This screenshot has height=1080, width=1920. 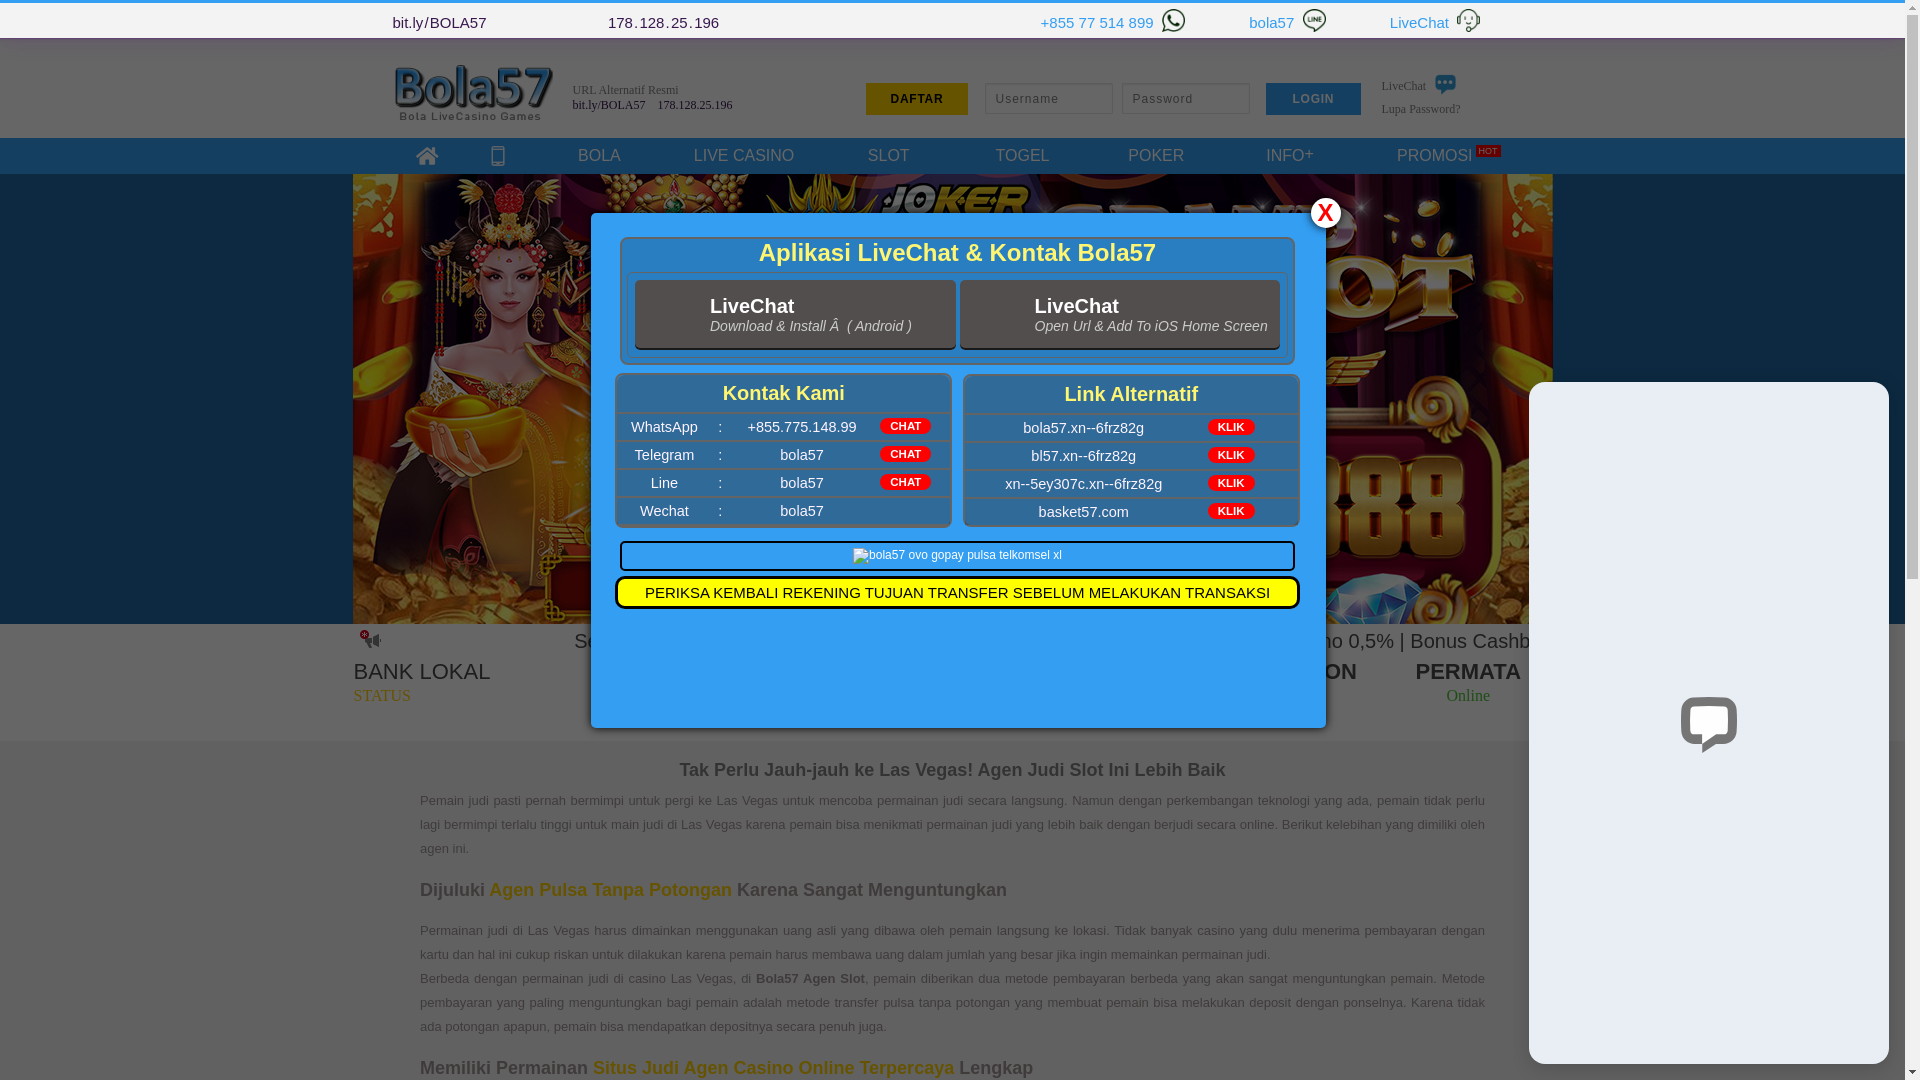 I want to click on 'basket57.com', so click(x=1083, y=511).